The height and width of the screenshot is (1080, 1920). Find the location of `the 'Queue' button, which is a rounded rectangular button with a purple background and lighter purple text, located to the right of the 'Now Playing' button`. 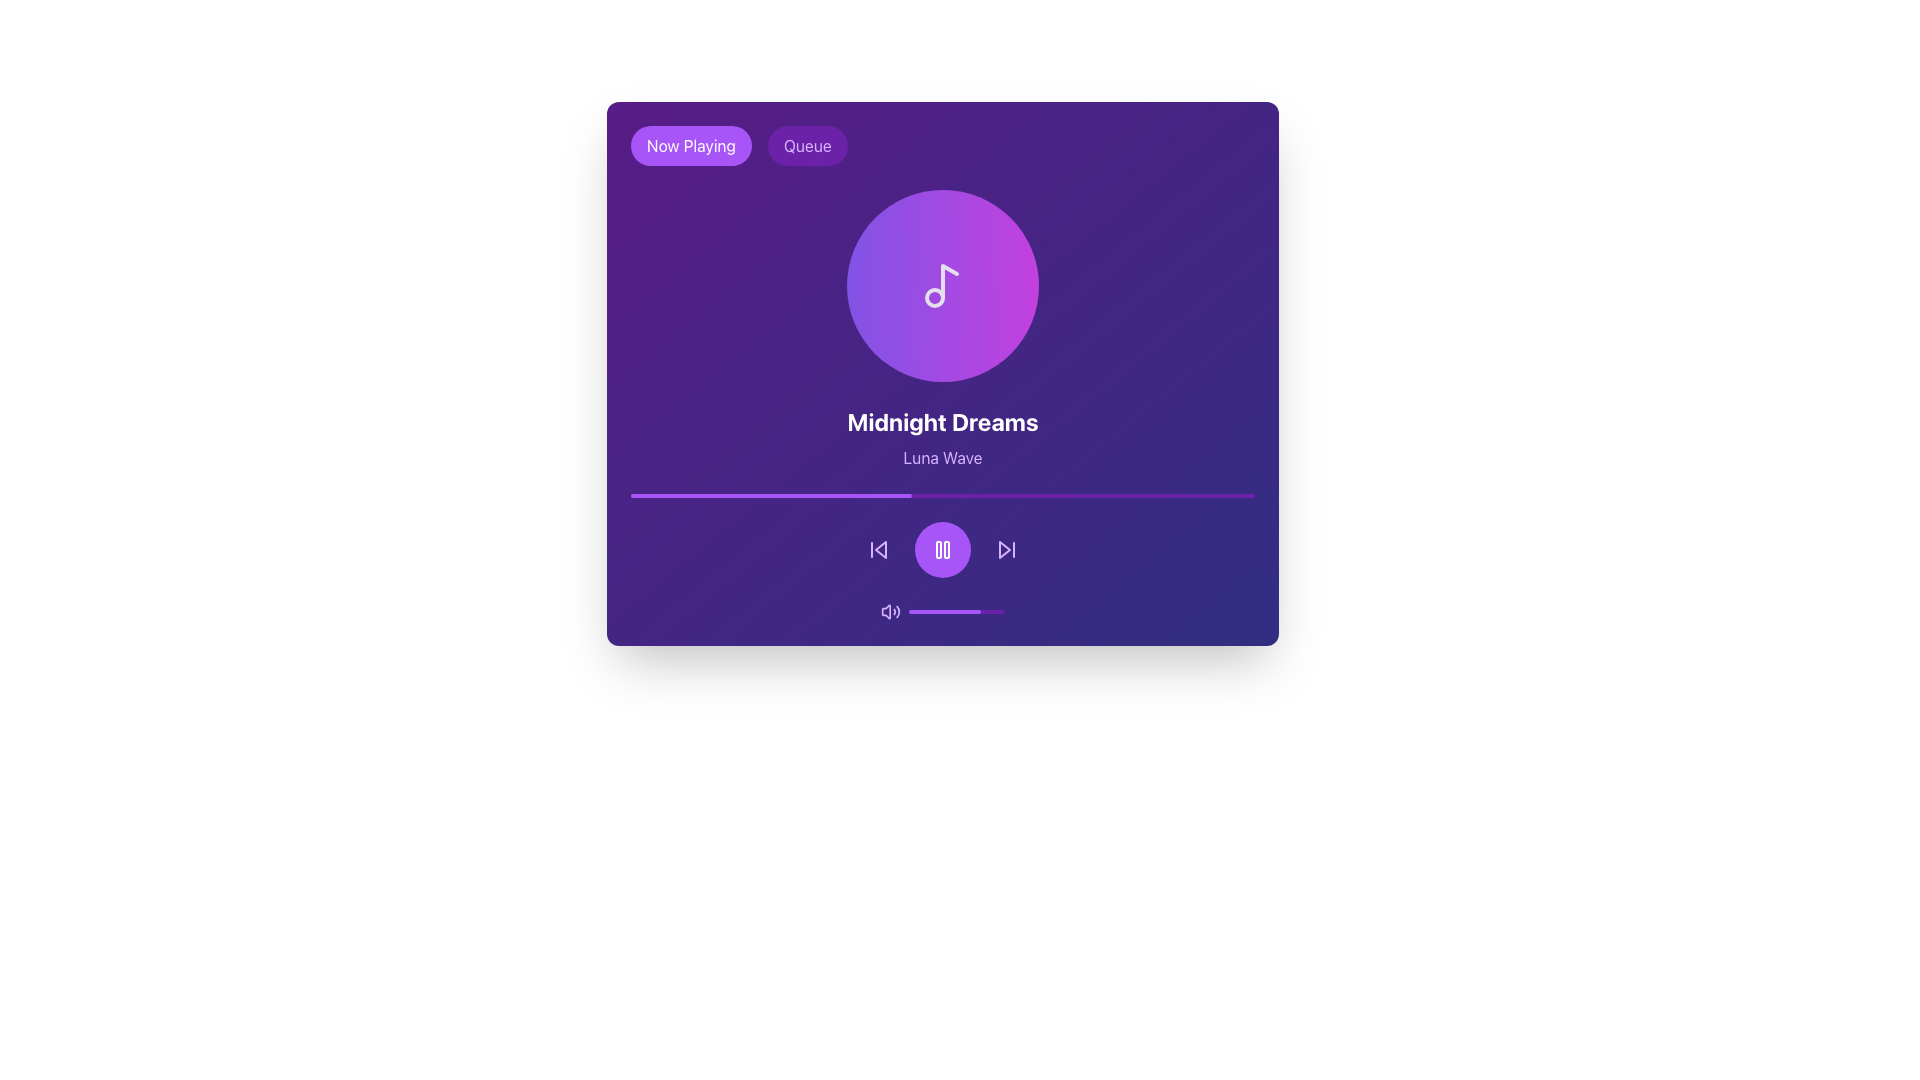

the 'Queue' button, which is a rounded rectangular button with a purple background and lighter purple text, located to the right of the 'Now Playing' button is located at coordinates (807, 145).